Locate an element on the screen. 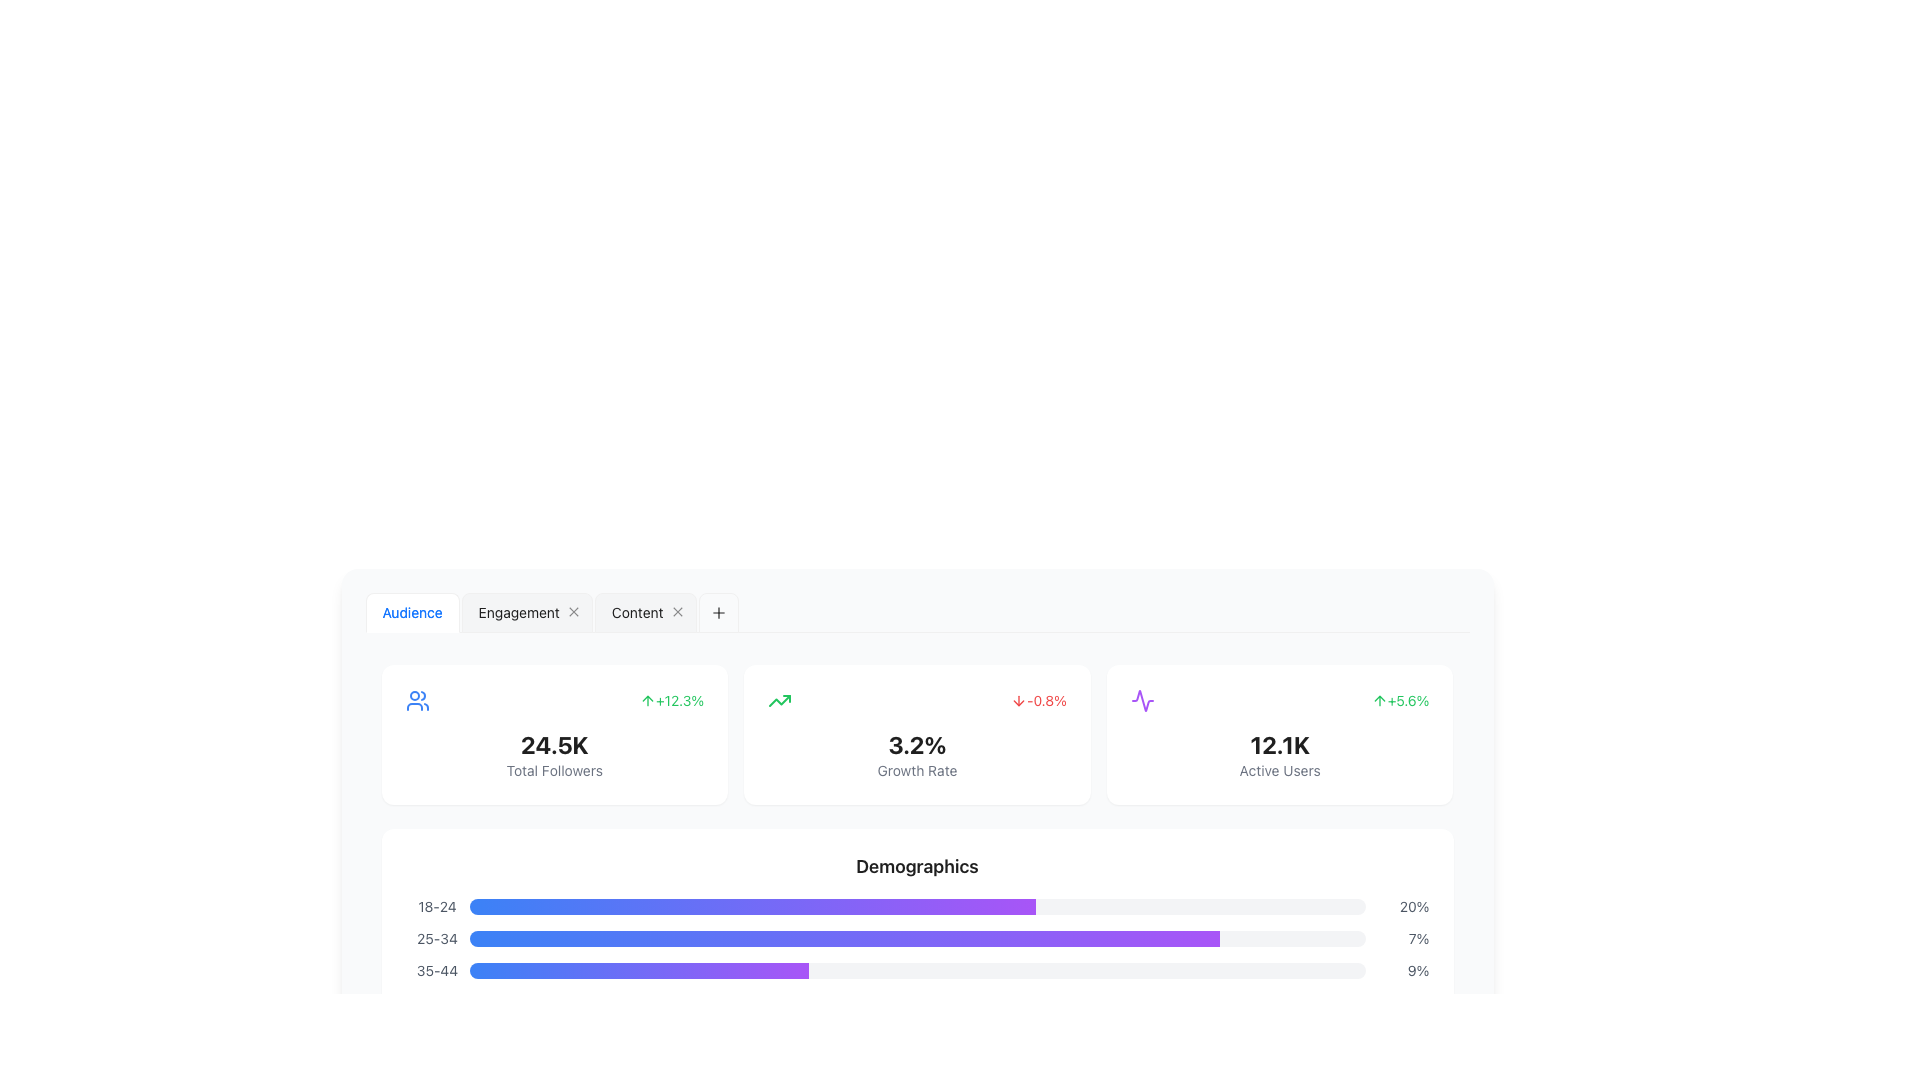 This screenshot has height=1080, width=1920. the close icon on the 'Engagement' tab UI element located in the navigation bar is located at coordinates (527, 612).